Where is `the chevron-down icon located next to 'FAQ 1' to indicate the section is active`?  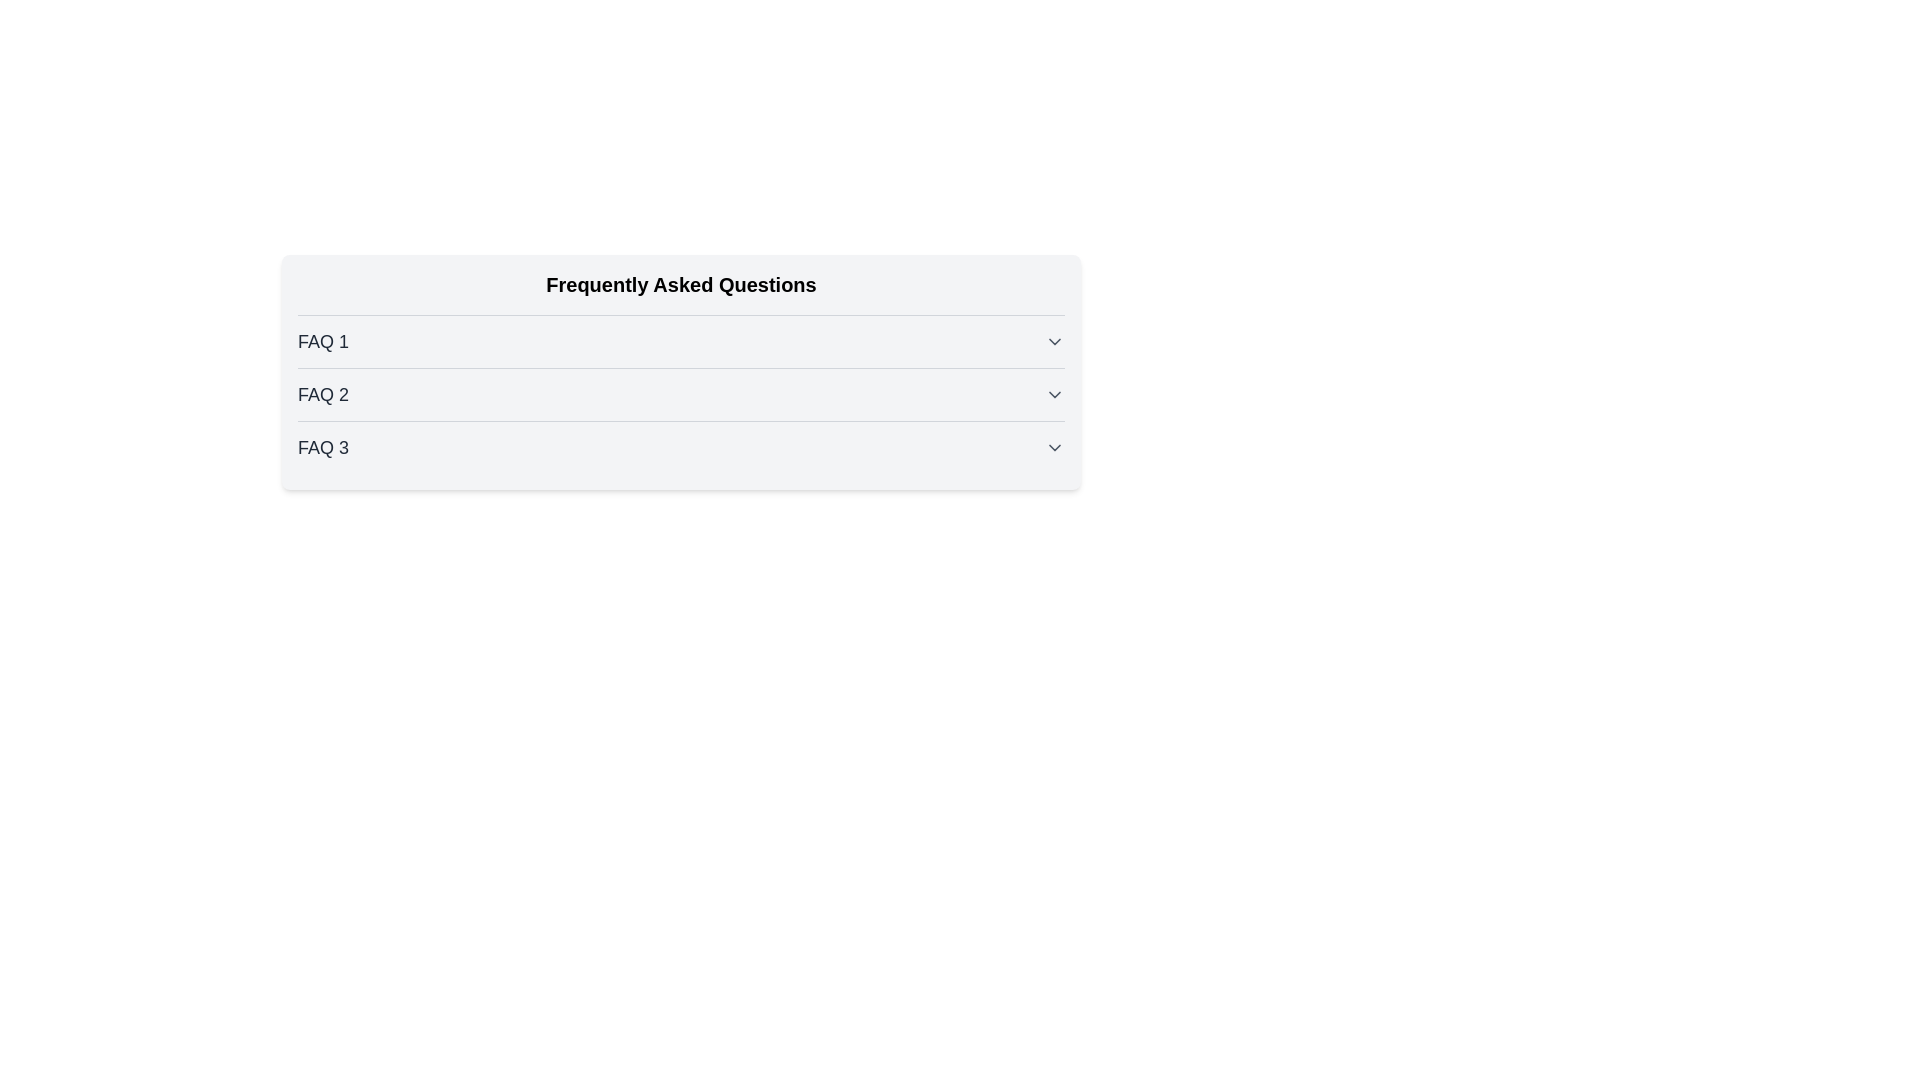
the chevron-down icon located next to 'FAQ 1' to indicate the section is active is located at coordinates (1054, 341).